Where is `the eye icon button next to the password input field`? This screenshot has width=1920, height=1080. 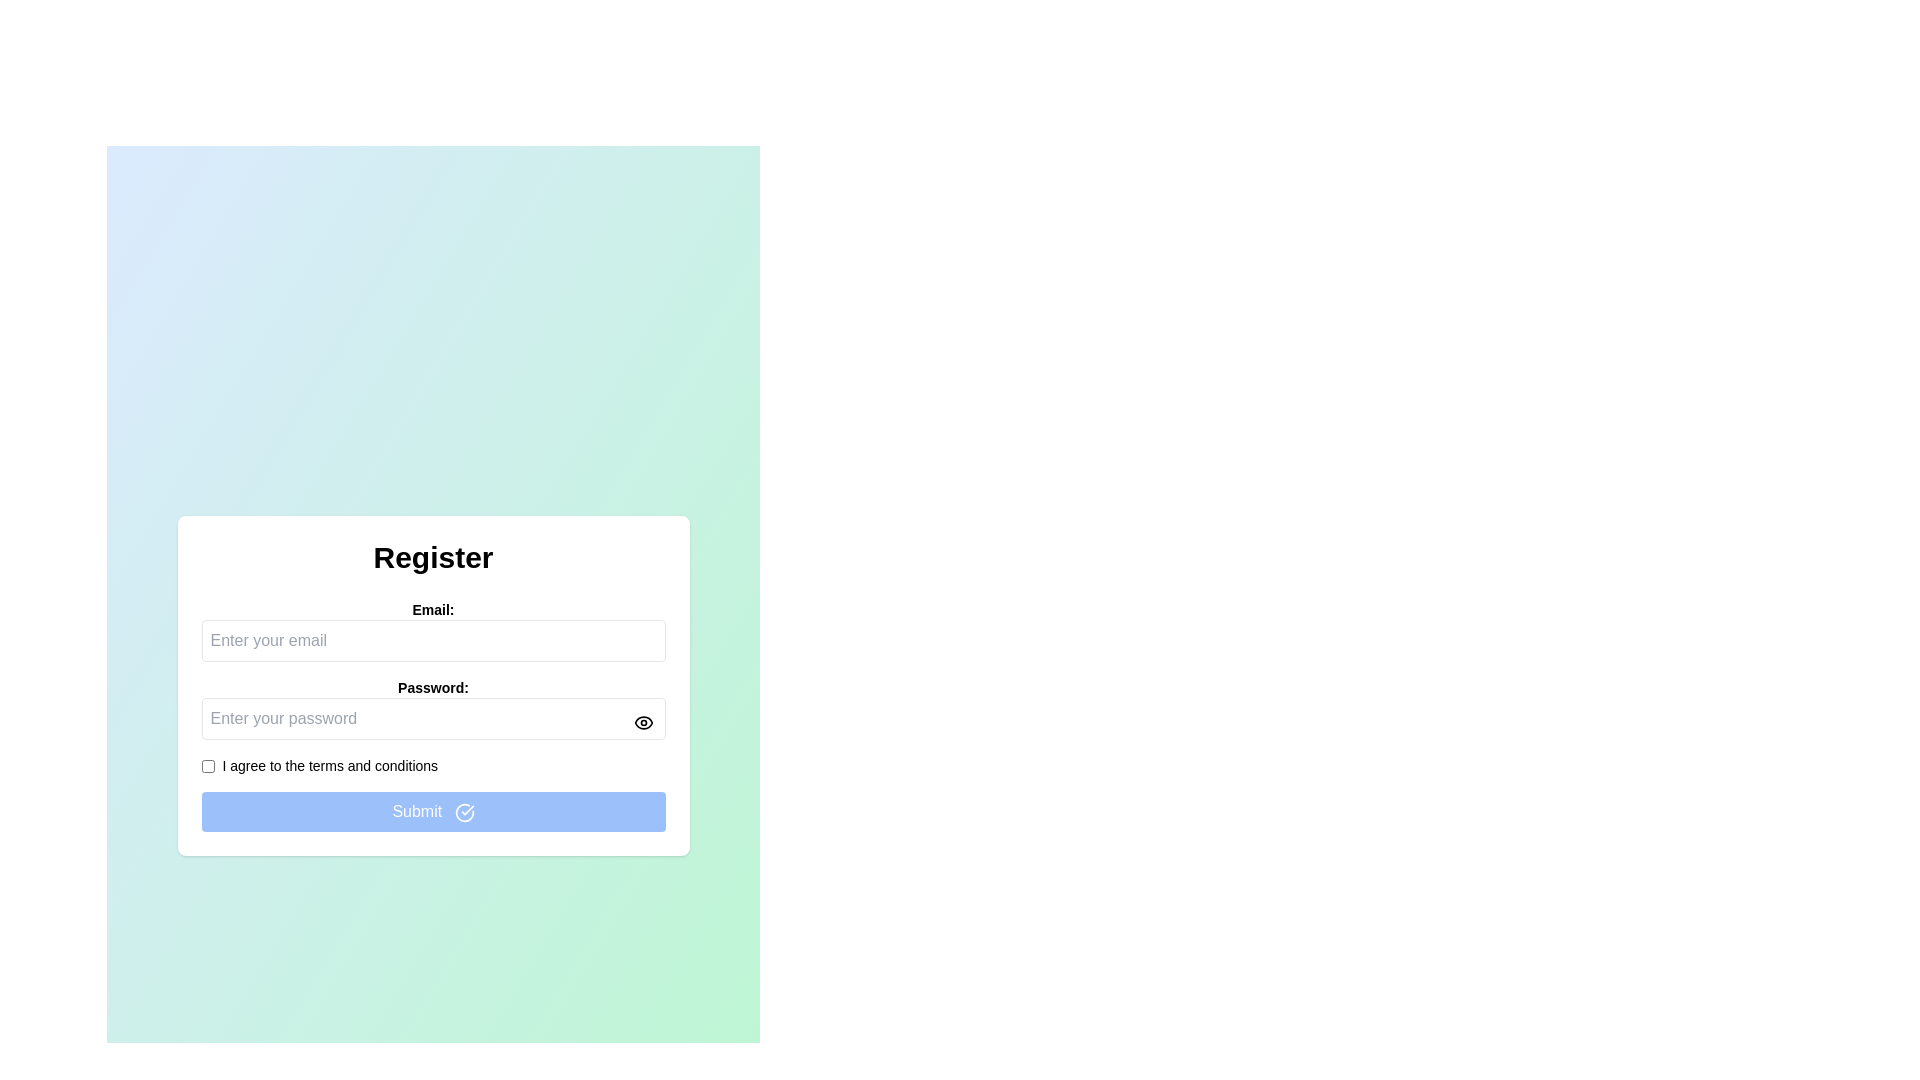
the eye icon button next to the password input field is located at coordinates (643, 722).